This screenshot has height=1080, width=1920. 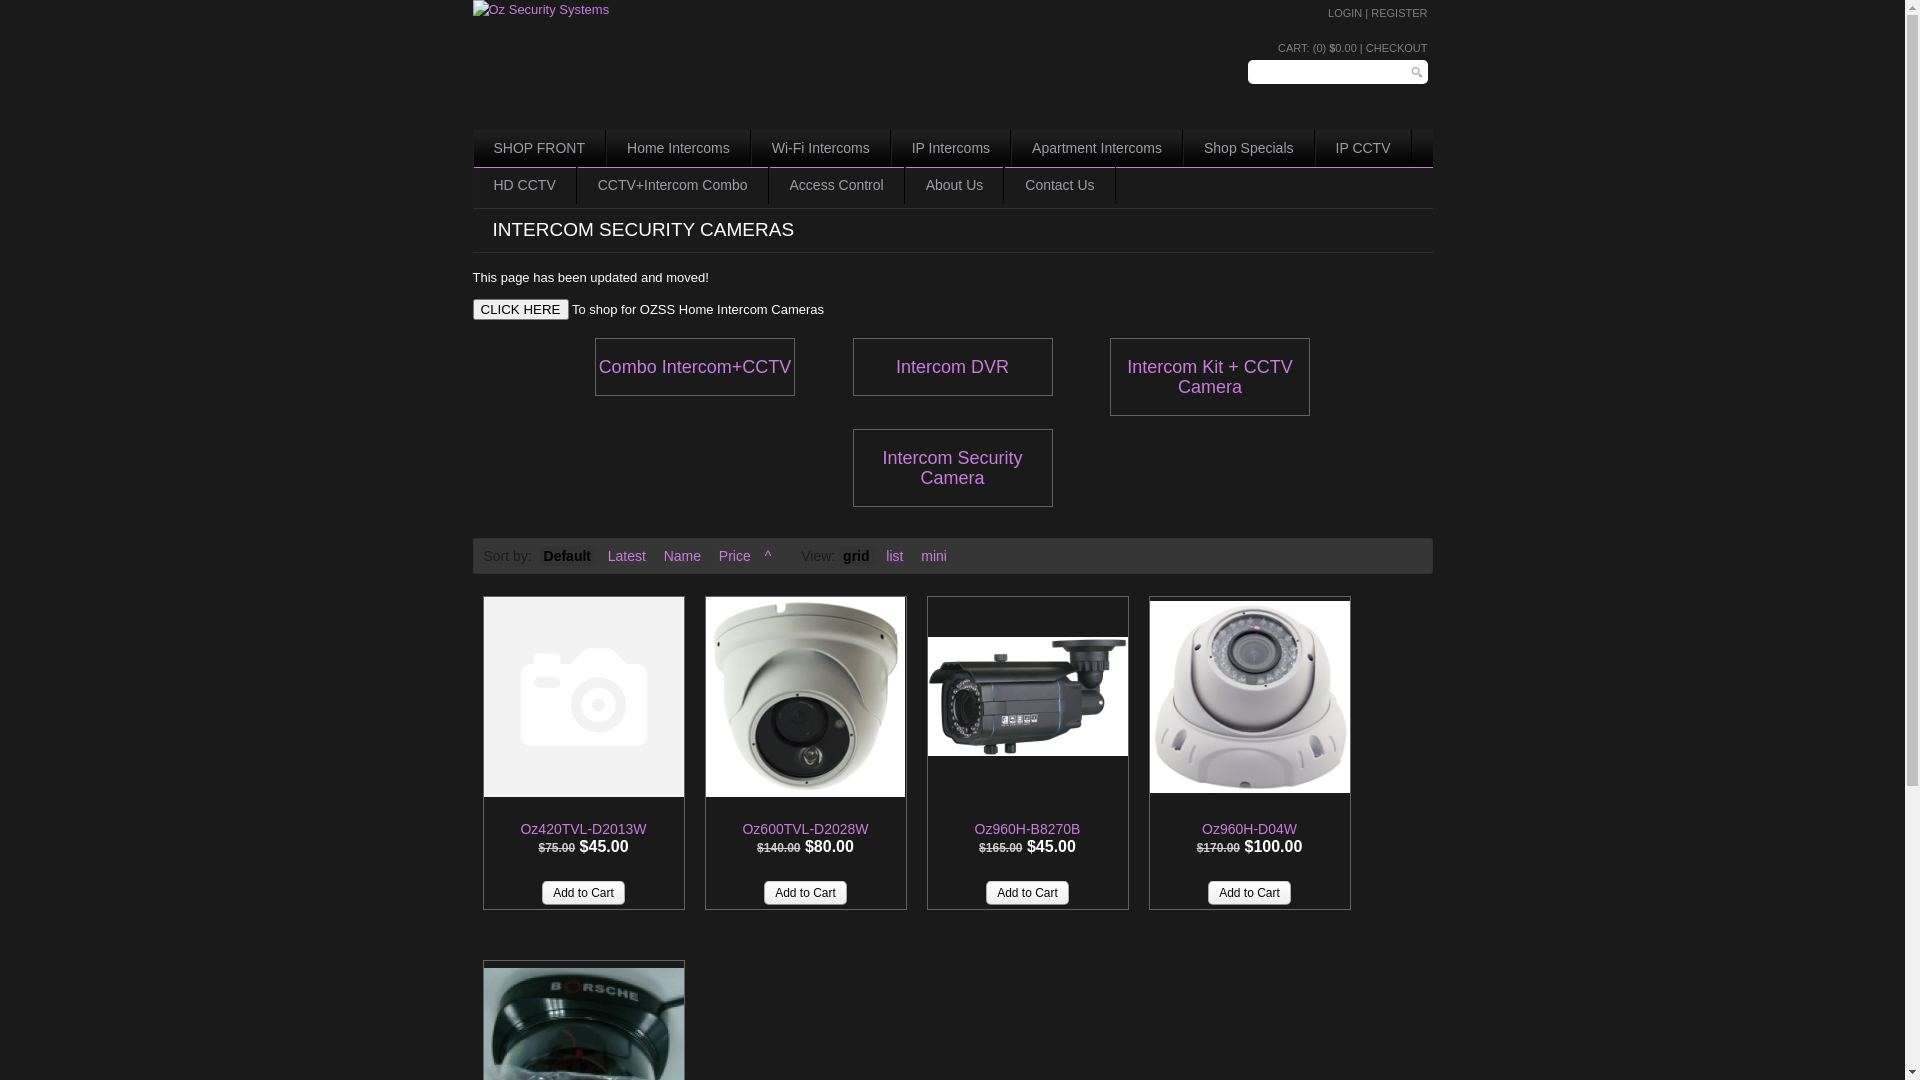 I want to click on 'Intercom Kit + CCTV Camera', so click(x=1208, y=377).